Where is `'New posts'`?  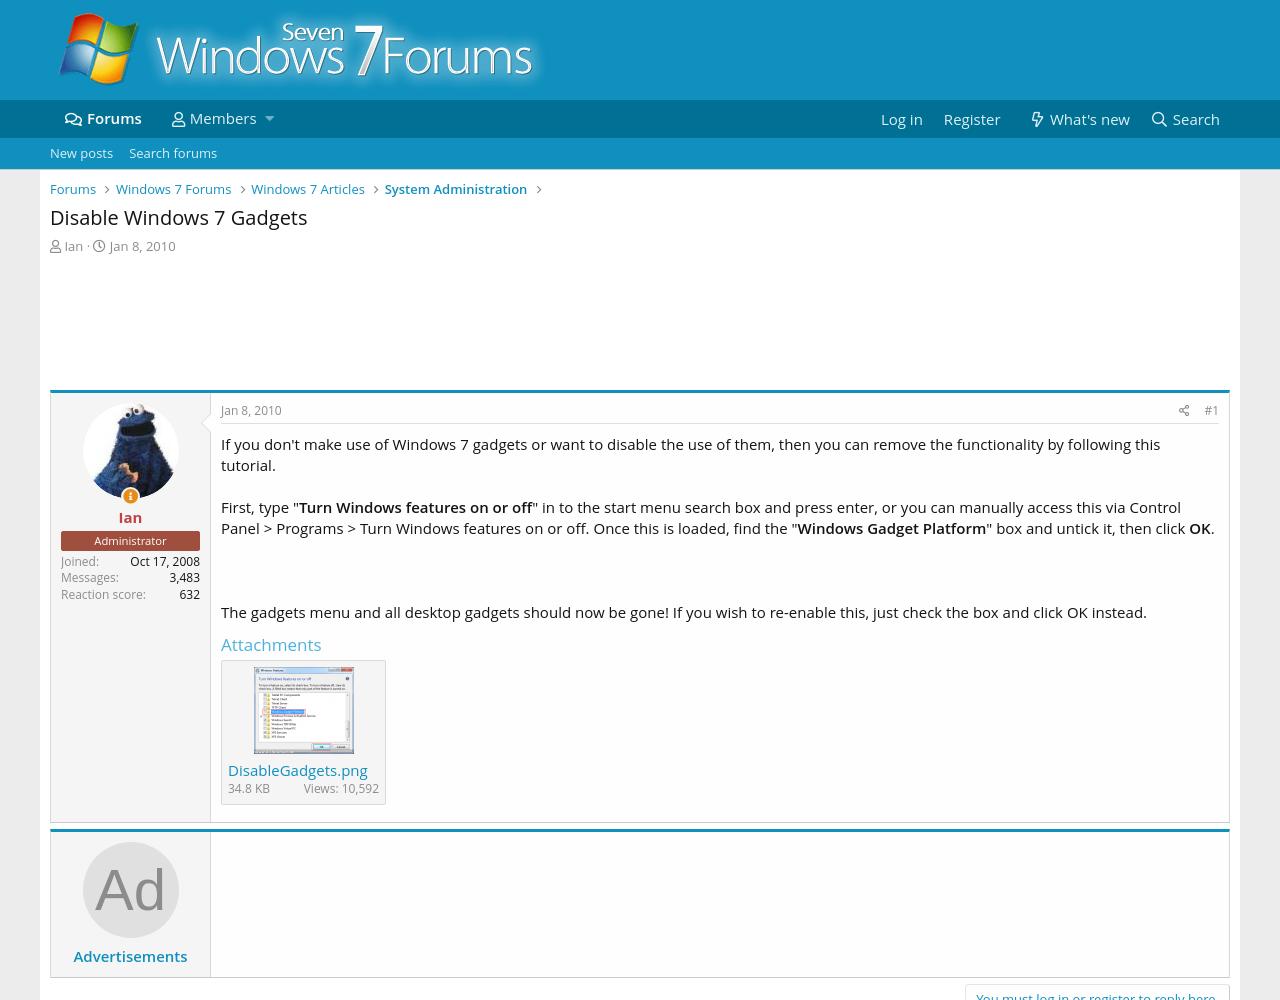 'New posts' is located at coordinates (50, 153).